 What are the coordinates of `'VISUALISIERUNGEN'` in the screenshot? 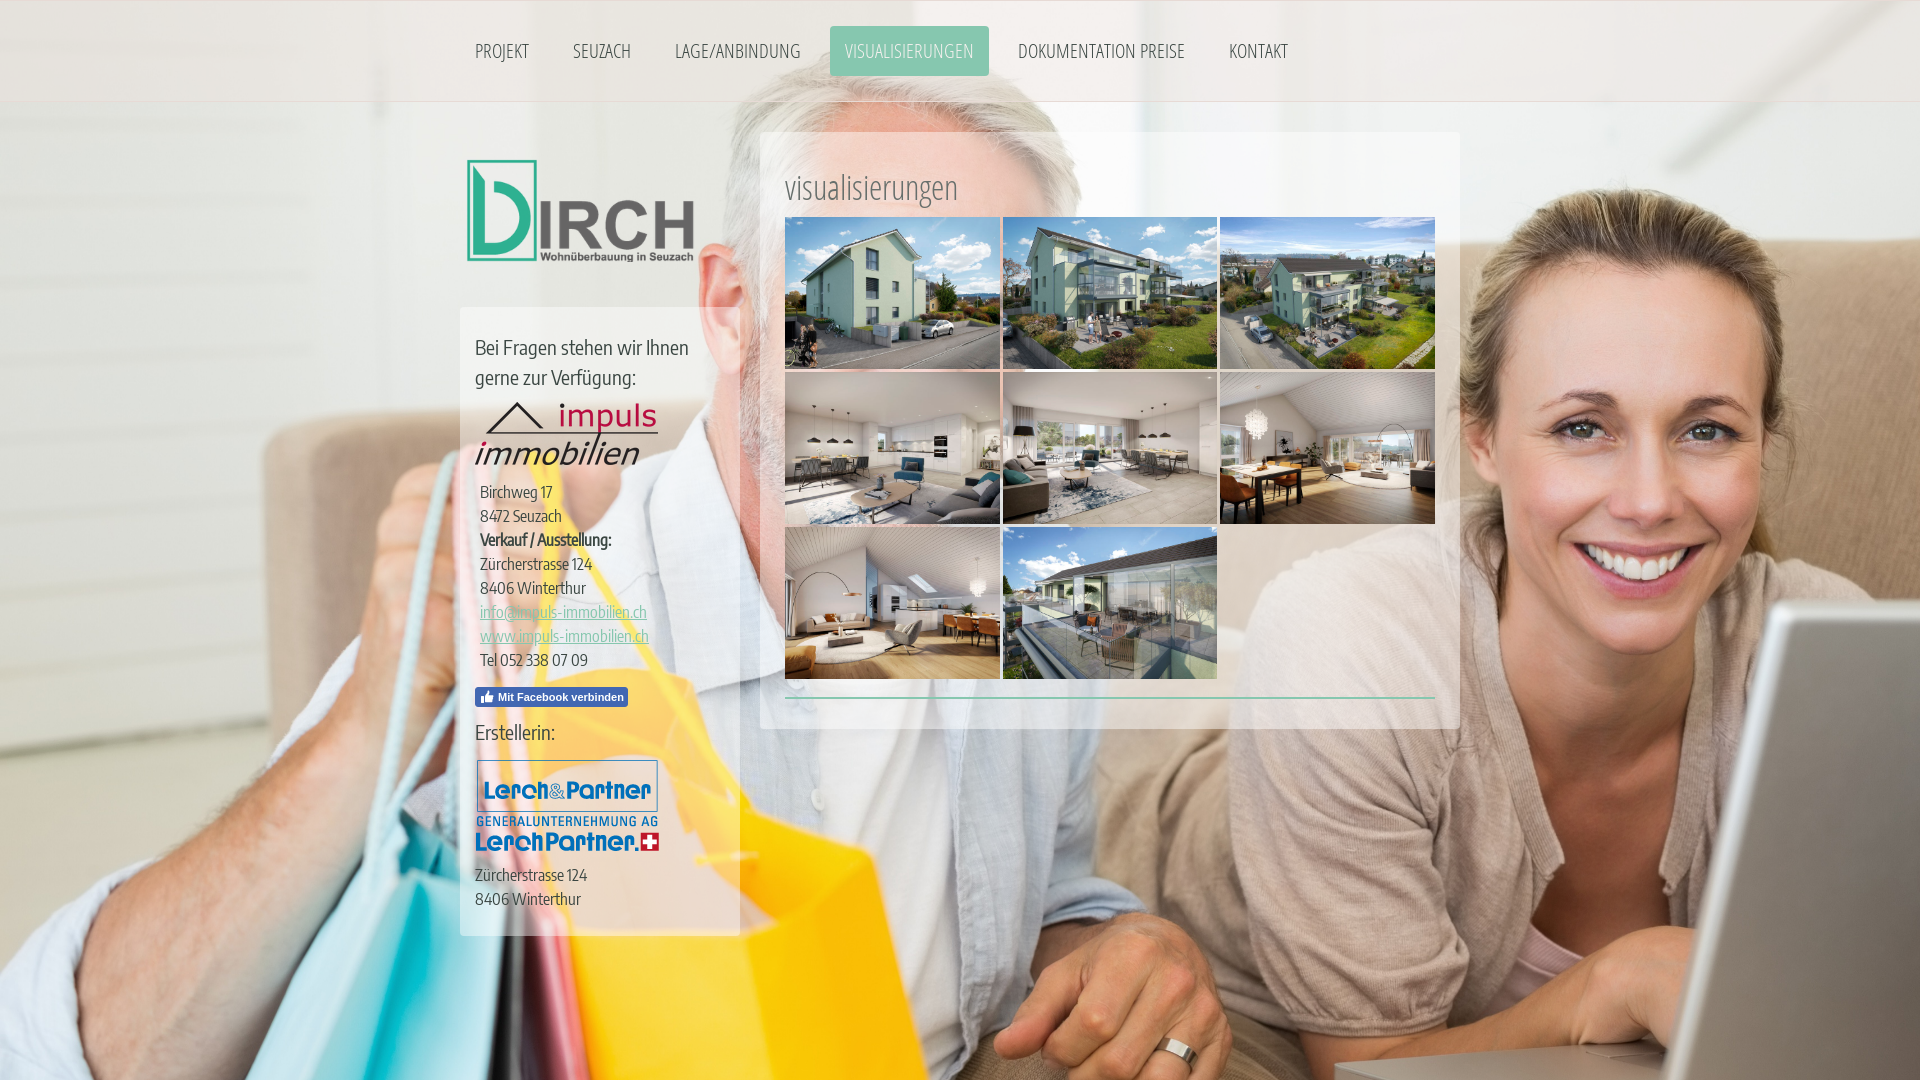 It's located at (908, 49).